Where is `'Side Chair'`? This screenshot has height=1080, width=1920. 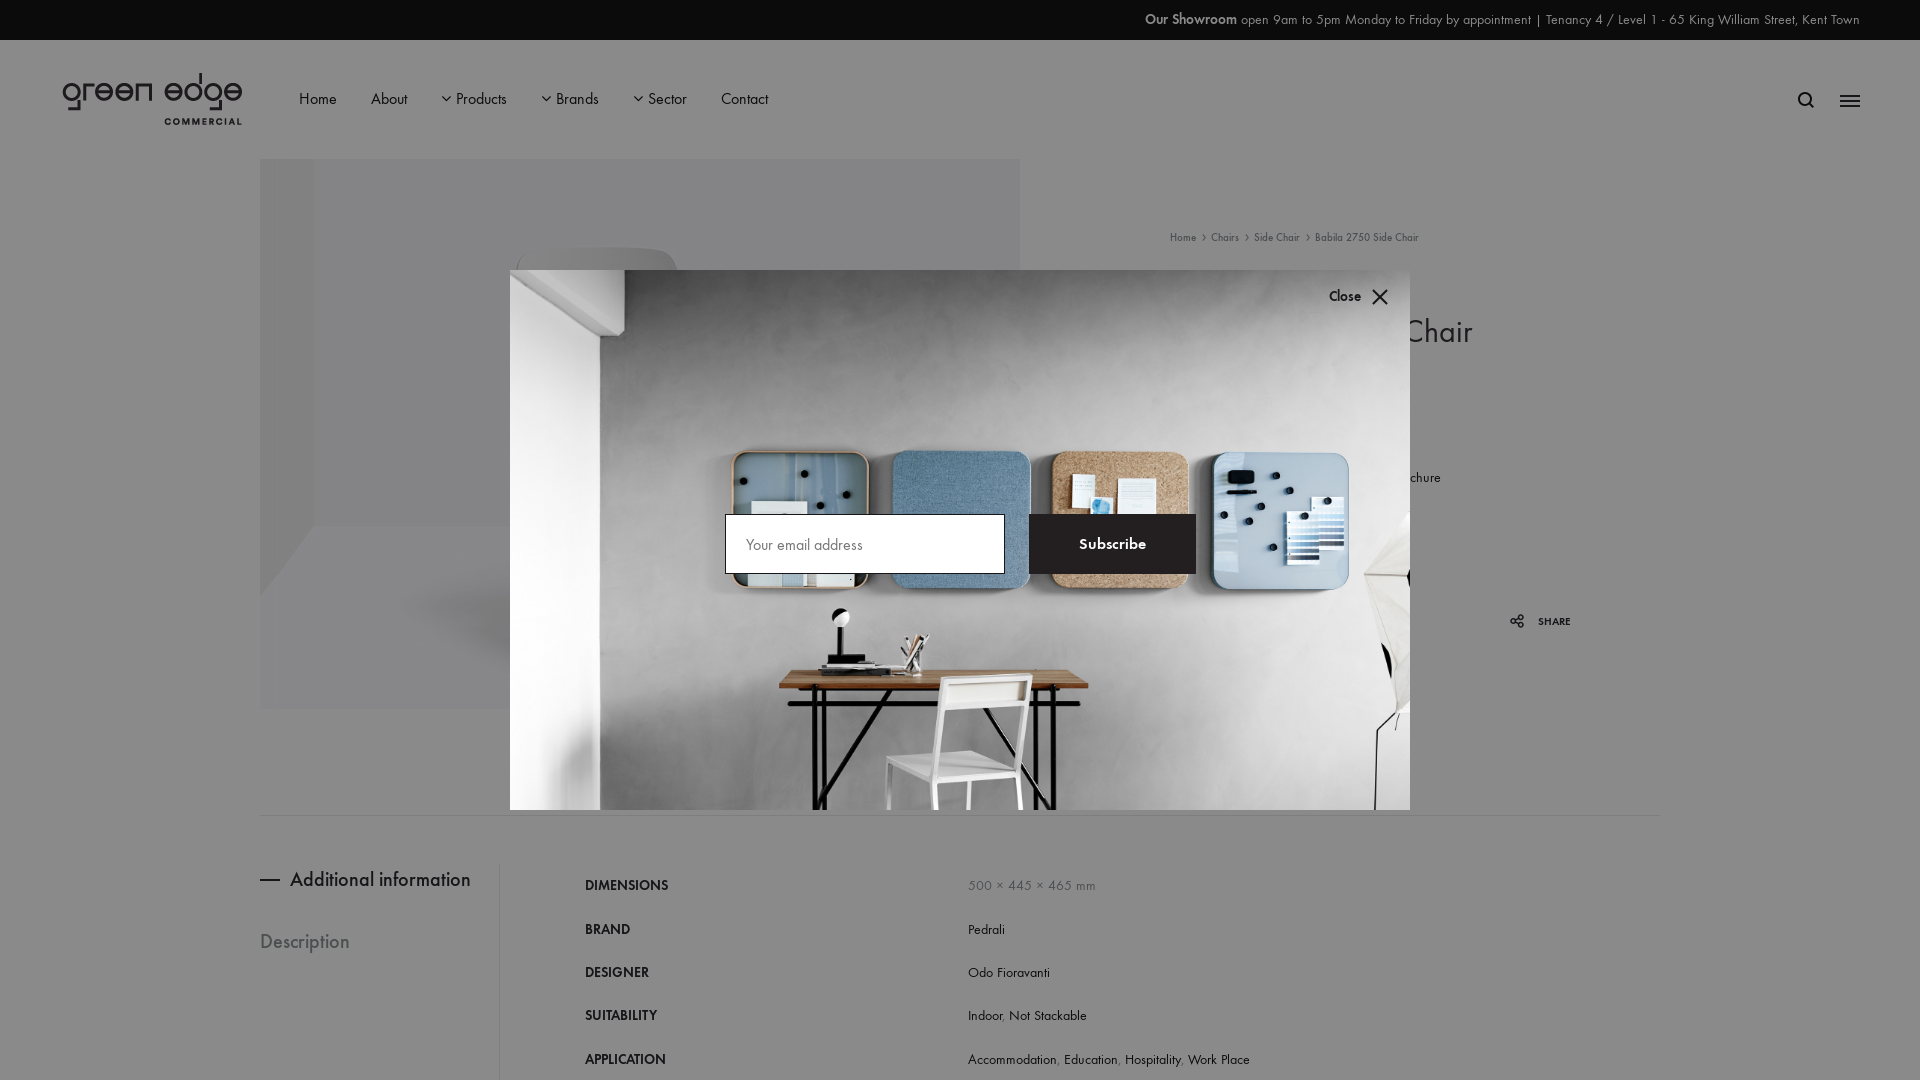
'Side Chair' is located at coordinates (1275, 236).